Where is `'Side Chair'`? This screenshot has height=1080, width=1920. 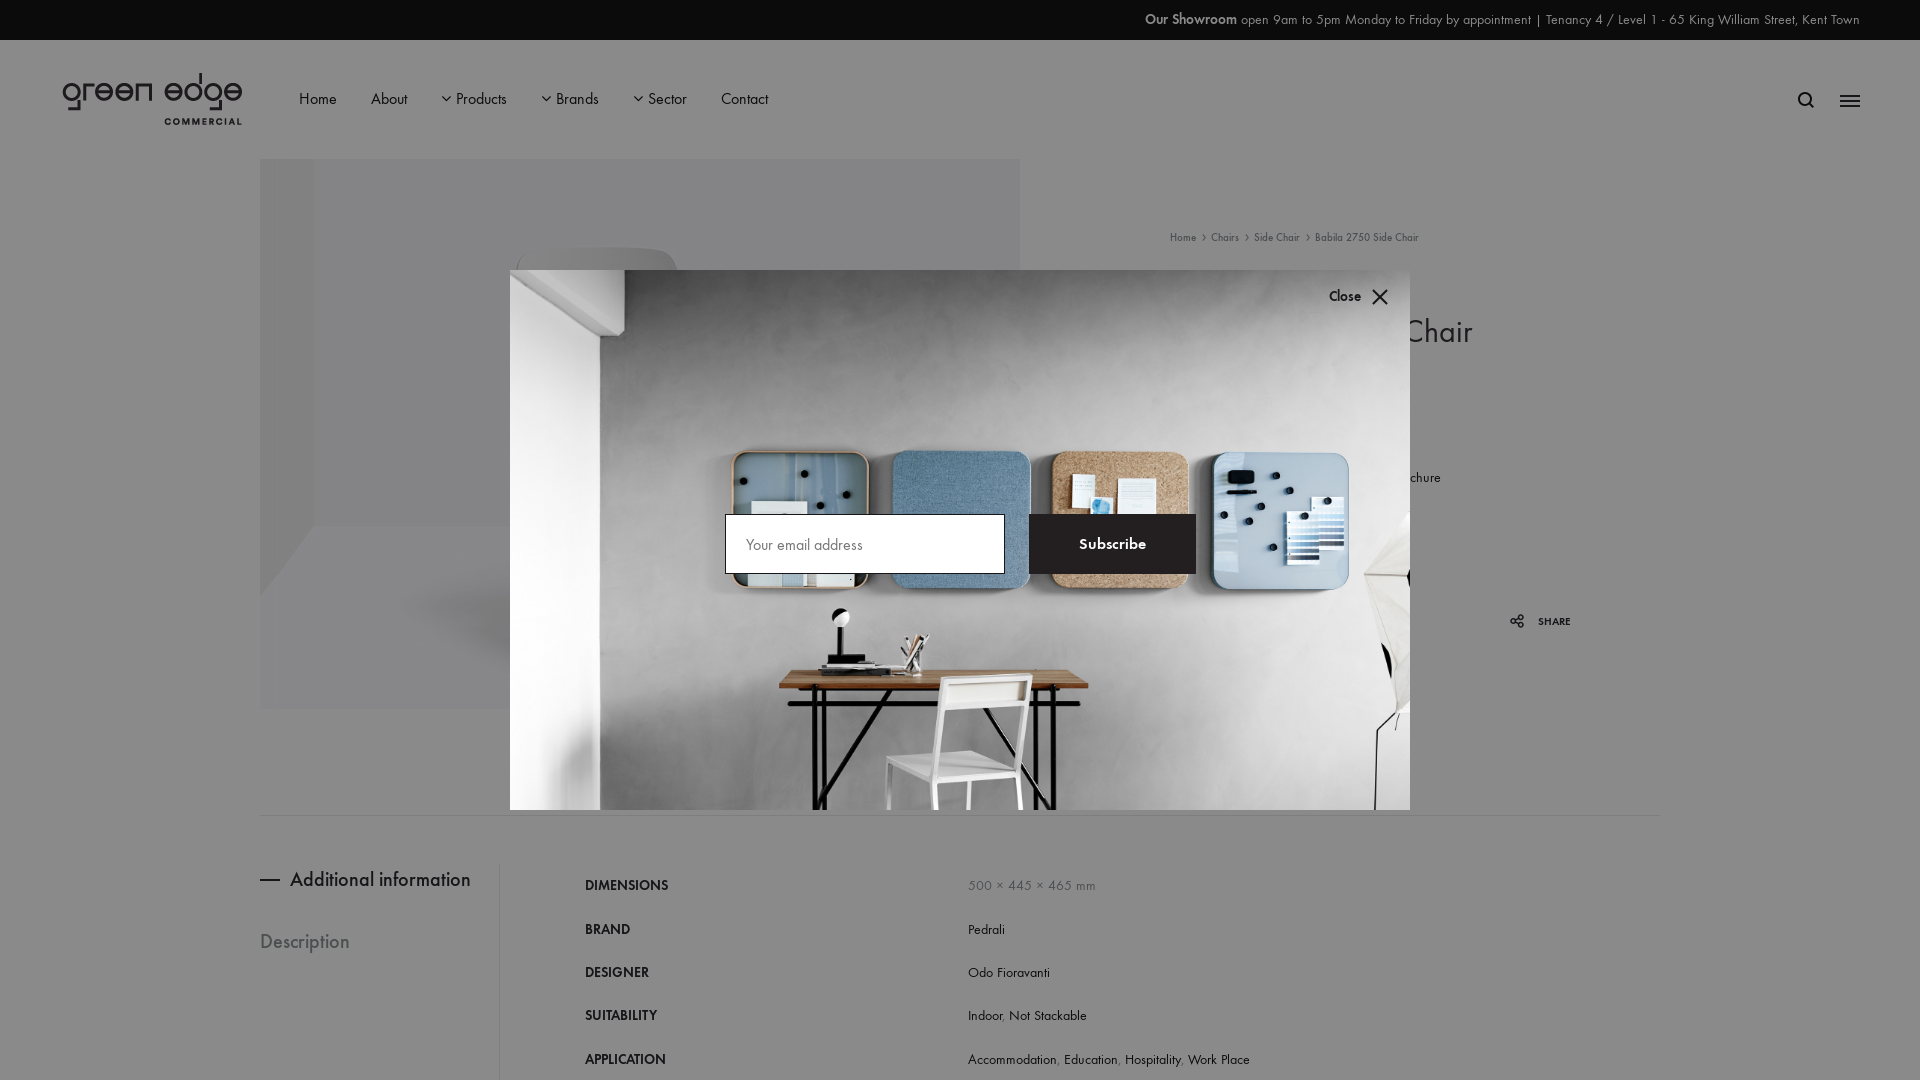
'Side Chair' is located at coordinates (1275, 236).